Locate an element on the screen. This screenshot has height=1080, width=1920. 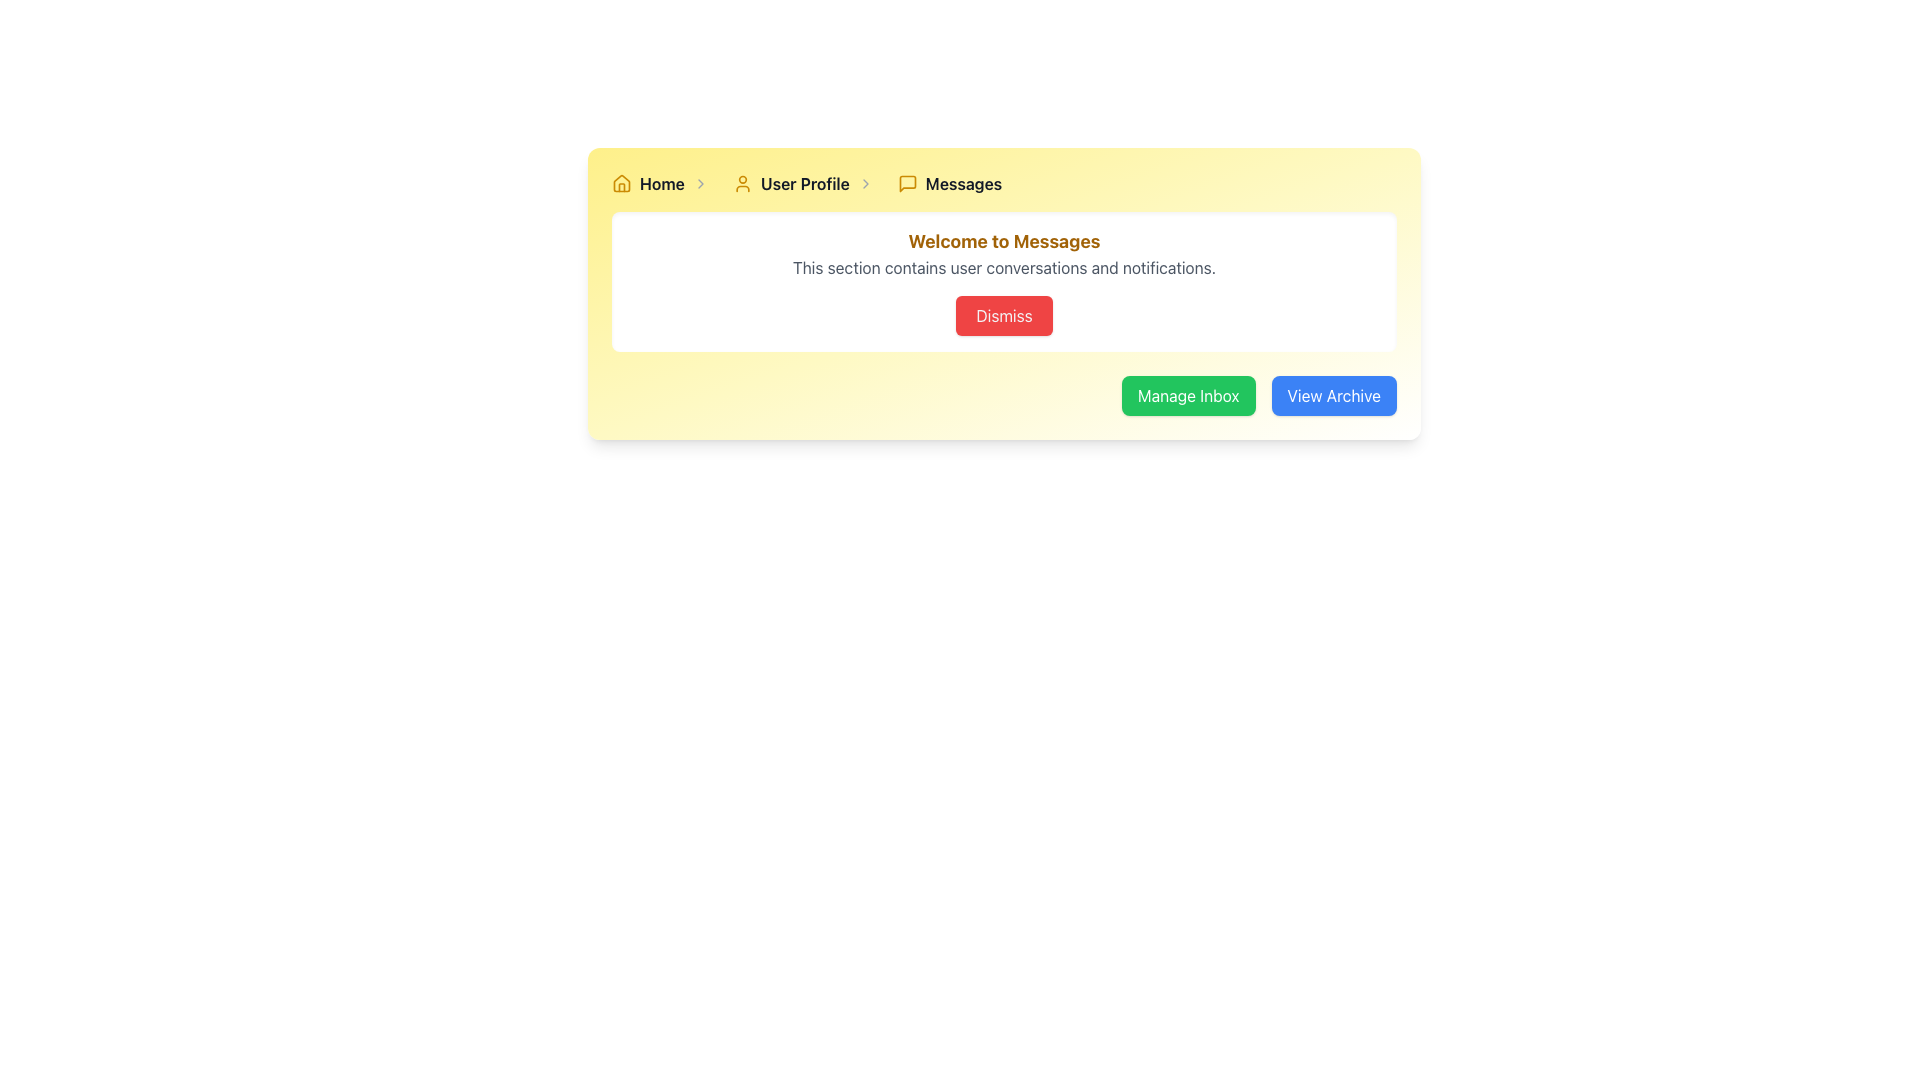
the user profile icon, which is a small yellow-filled outline of a person located in the breadcrumb navigation bar, to the left of the 'User Profile' text is located at coordinates (741, 184).